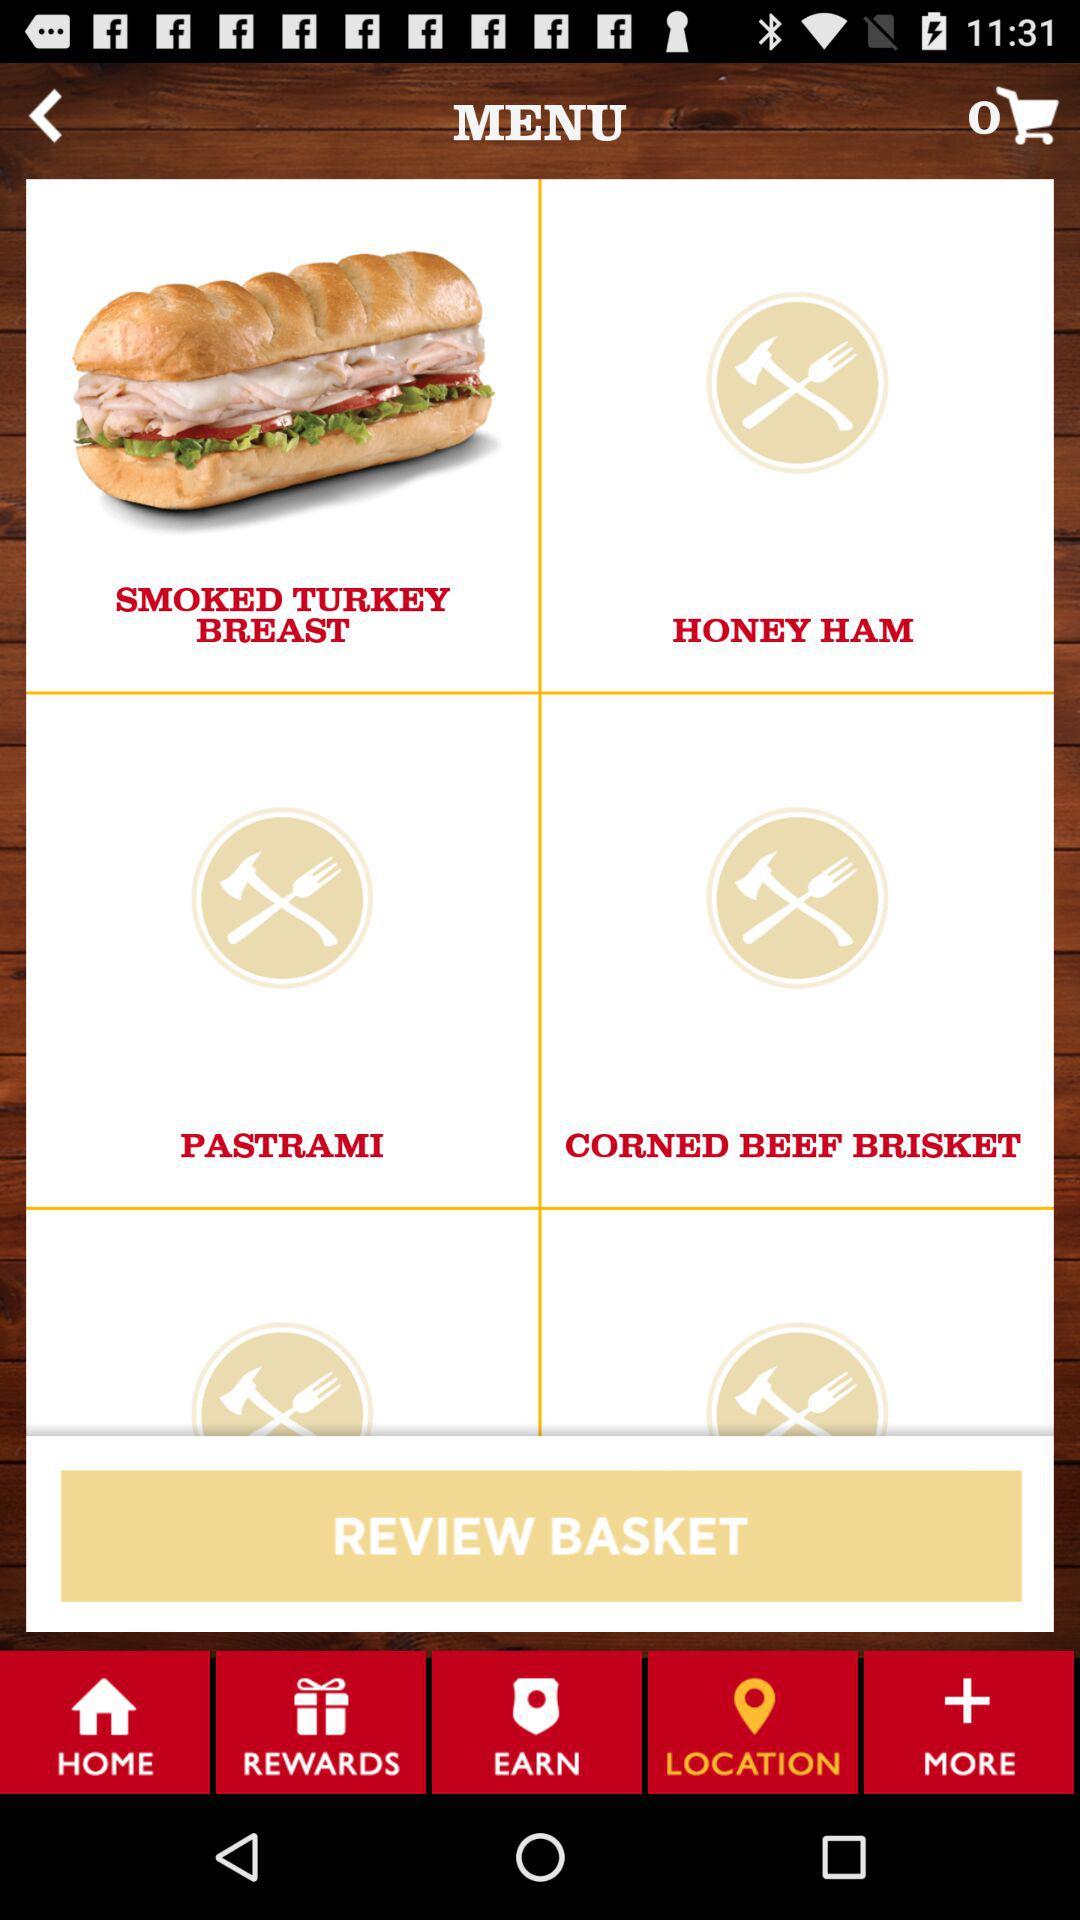  Describe the element at coordinates (1023, 114) in the screenshot. I see `the item next to menu app` at that location.